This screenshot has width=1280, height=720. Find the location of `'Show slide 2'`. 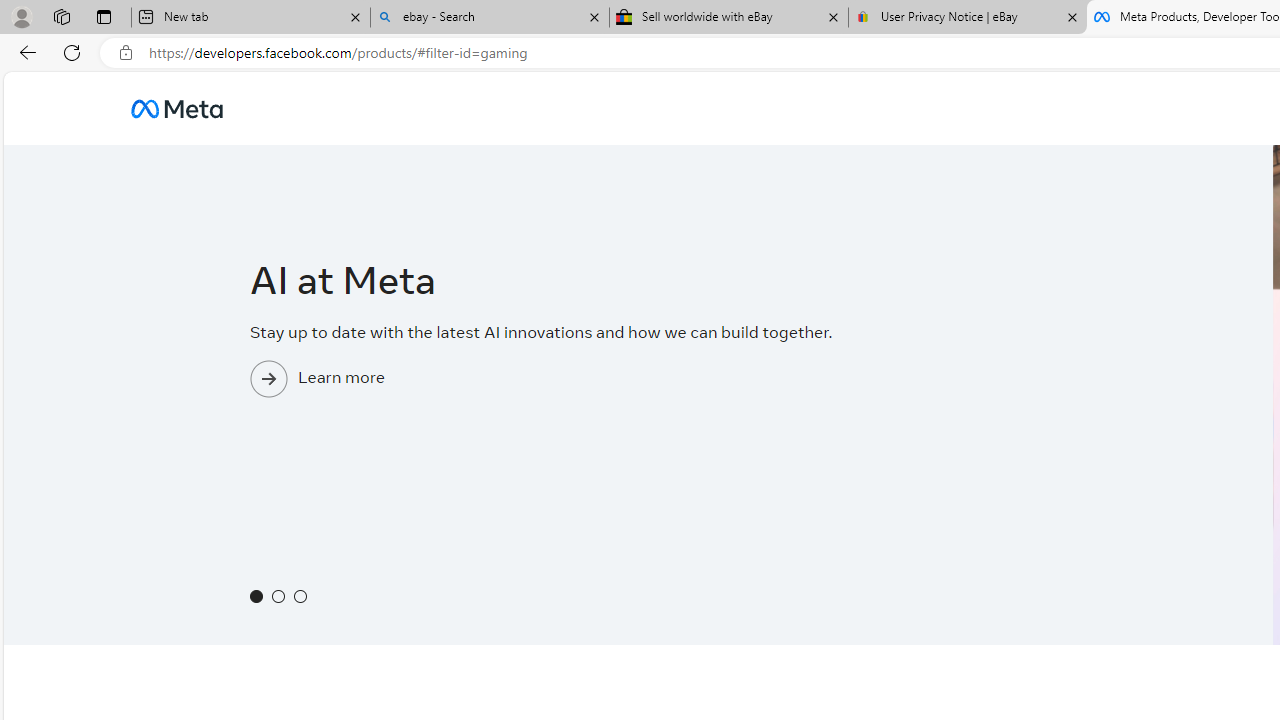

'Show slide 2' is located at coordinates (277, 595).